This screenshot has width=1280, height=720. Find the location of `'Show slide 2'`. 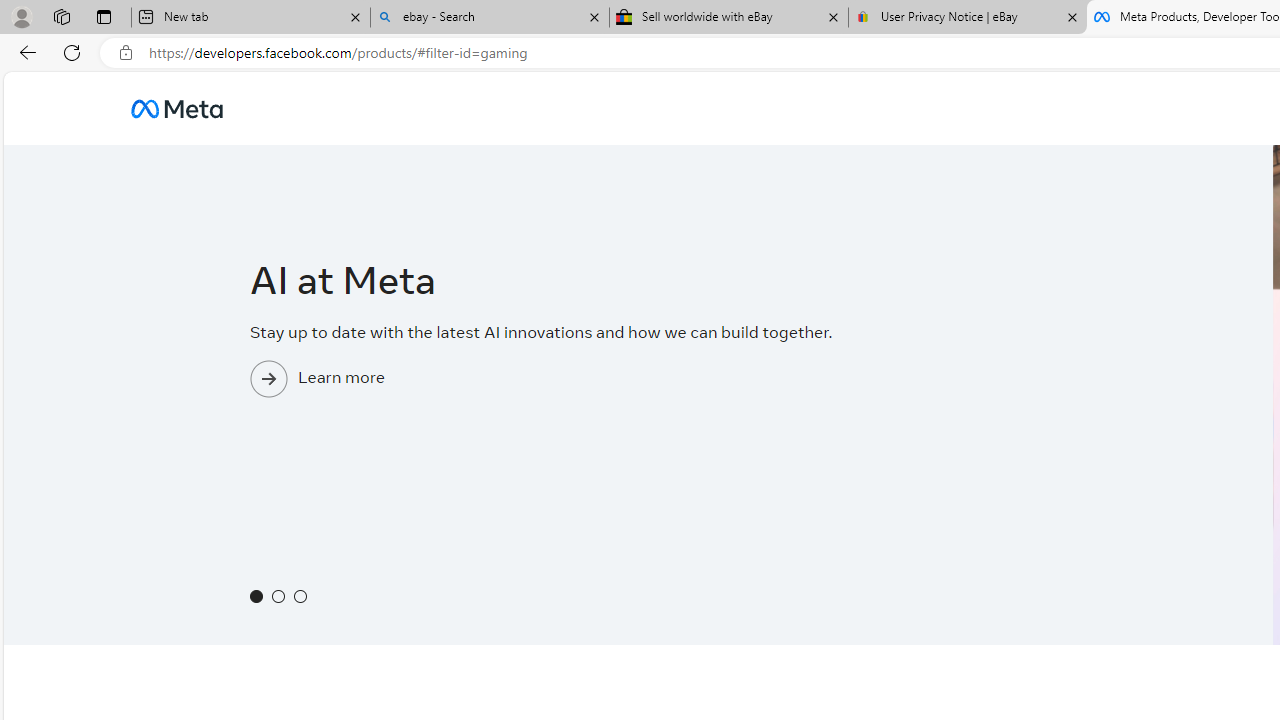

'Show slide 2' is located at coordinates (277, 595).